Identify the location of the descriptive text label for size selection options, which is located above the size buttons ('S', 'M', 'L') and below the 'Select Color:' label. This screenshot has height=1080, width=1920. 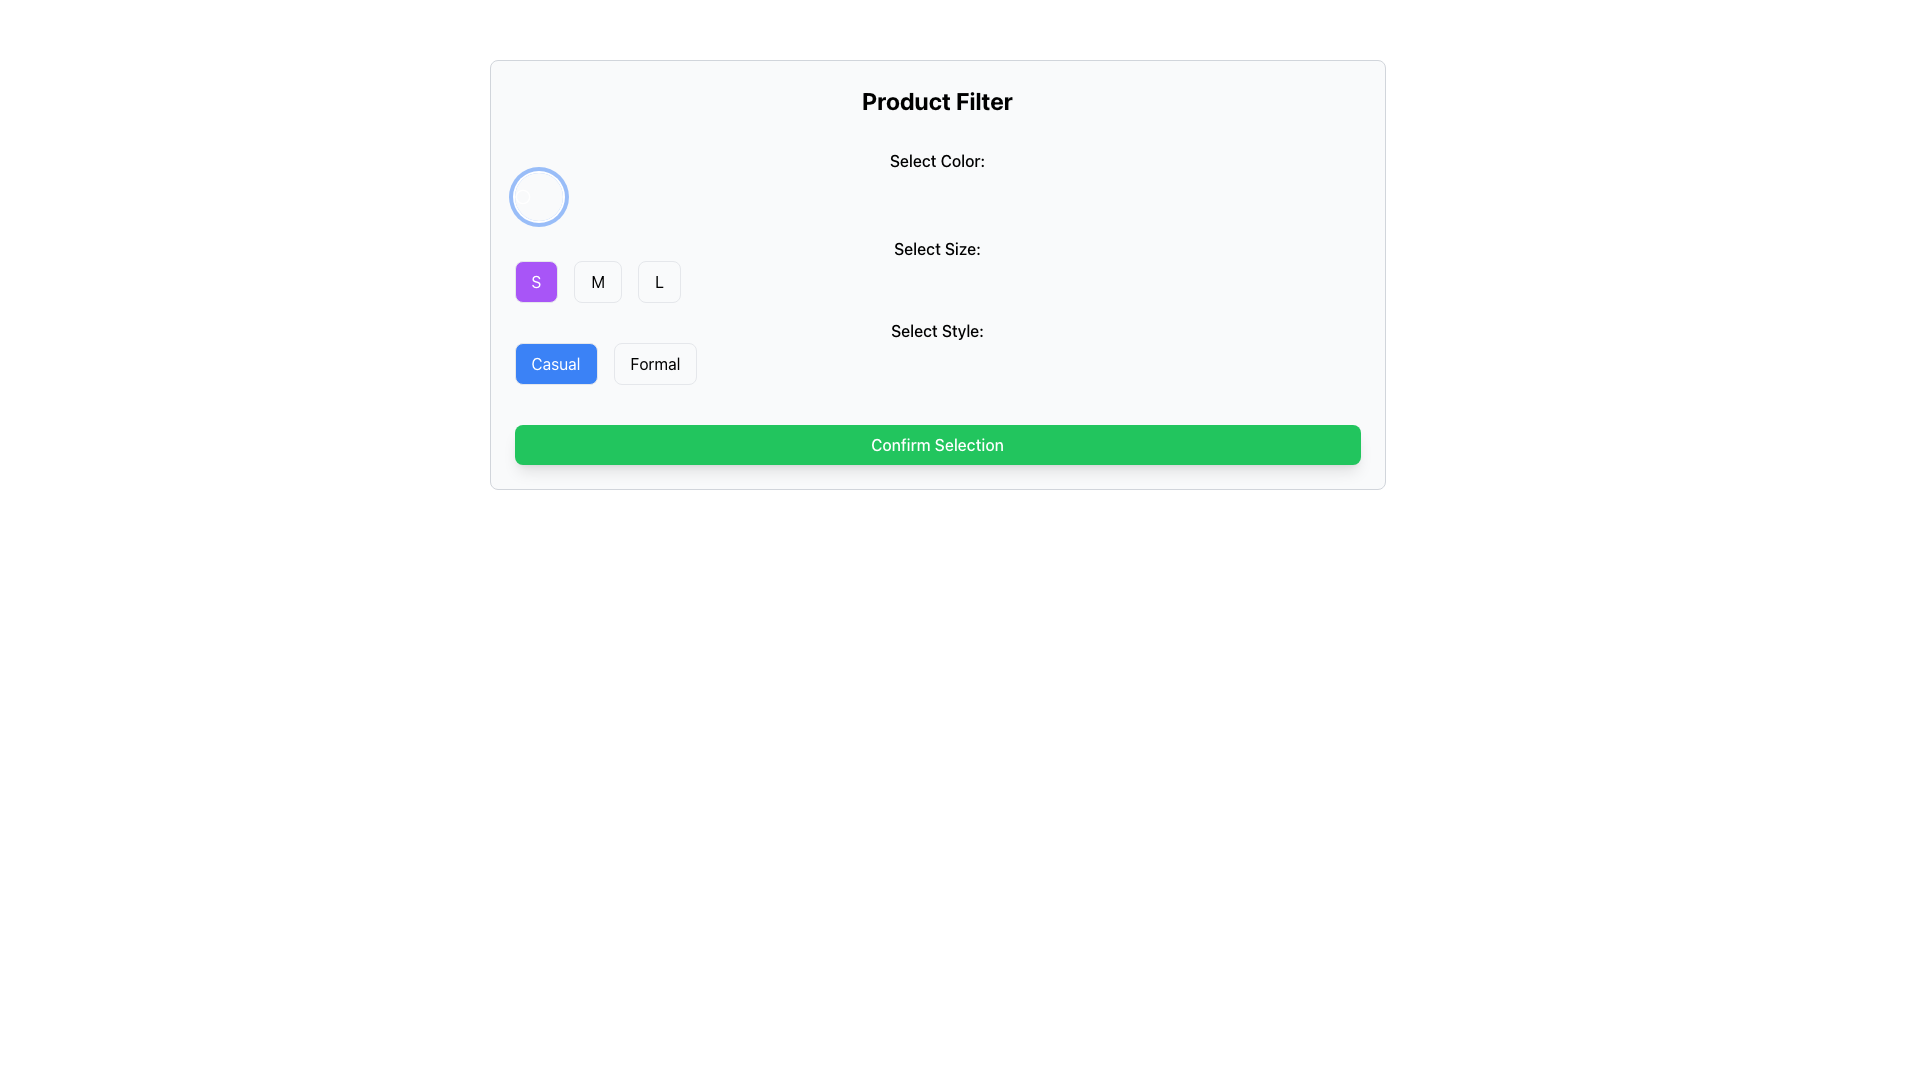
(936, 248).